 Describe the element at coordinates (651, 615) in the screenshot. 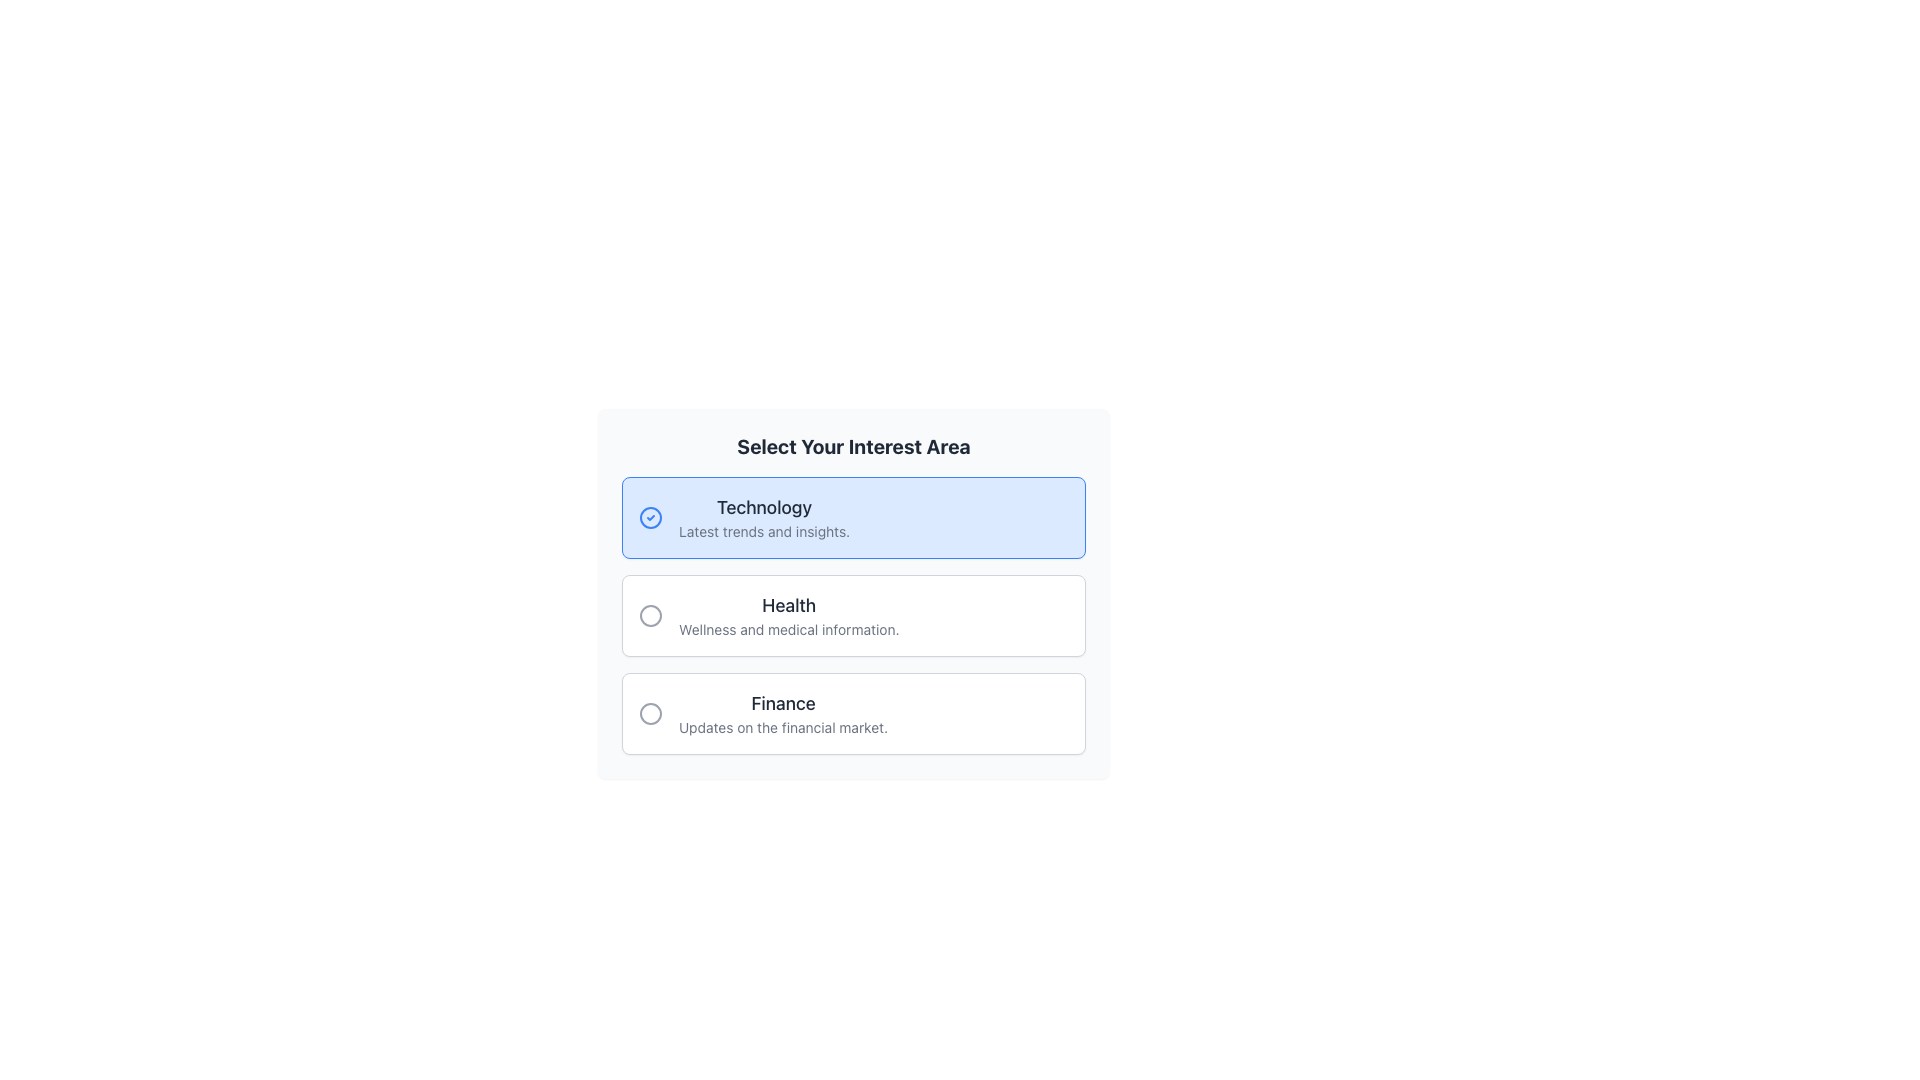

I see `the circular radio button representing the 'Health' category` at that location.